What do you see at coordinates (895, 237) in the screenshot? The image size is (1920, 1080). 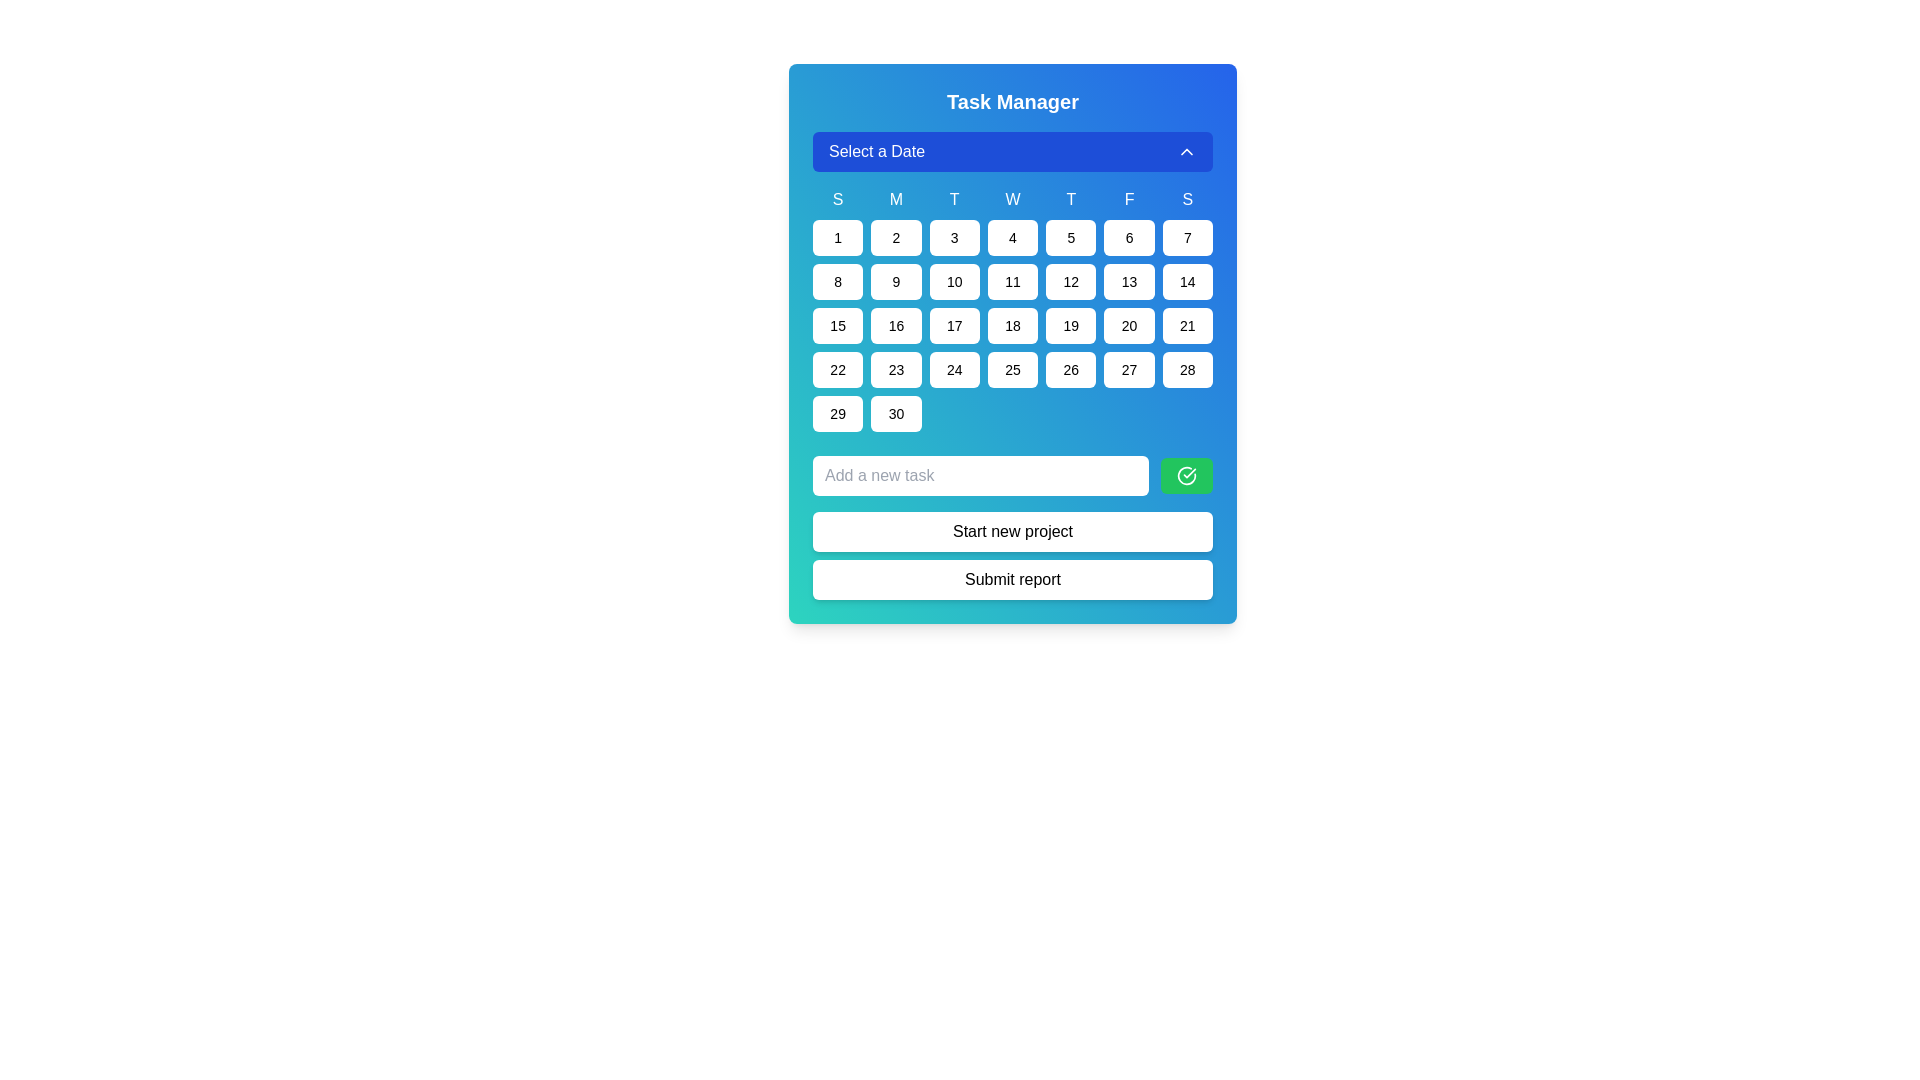 I see `the button labeled '2' in the calendar interface` at bounding box center [895, 237].